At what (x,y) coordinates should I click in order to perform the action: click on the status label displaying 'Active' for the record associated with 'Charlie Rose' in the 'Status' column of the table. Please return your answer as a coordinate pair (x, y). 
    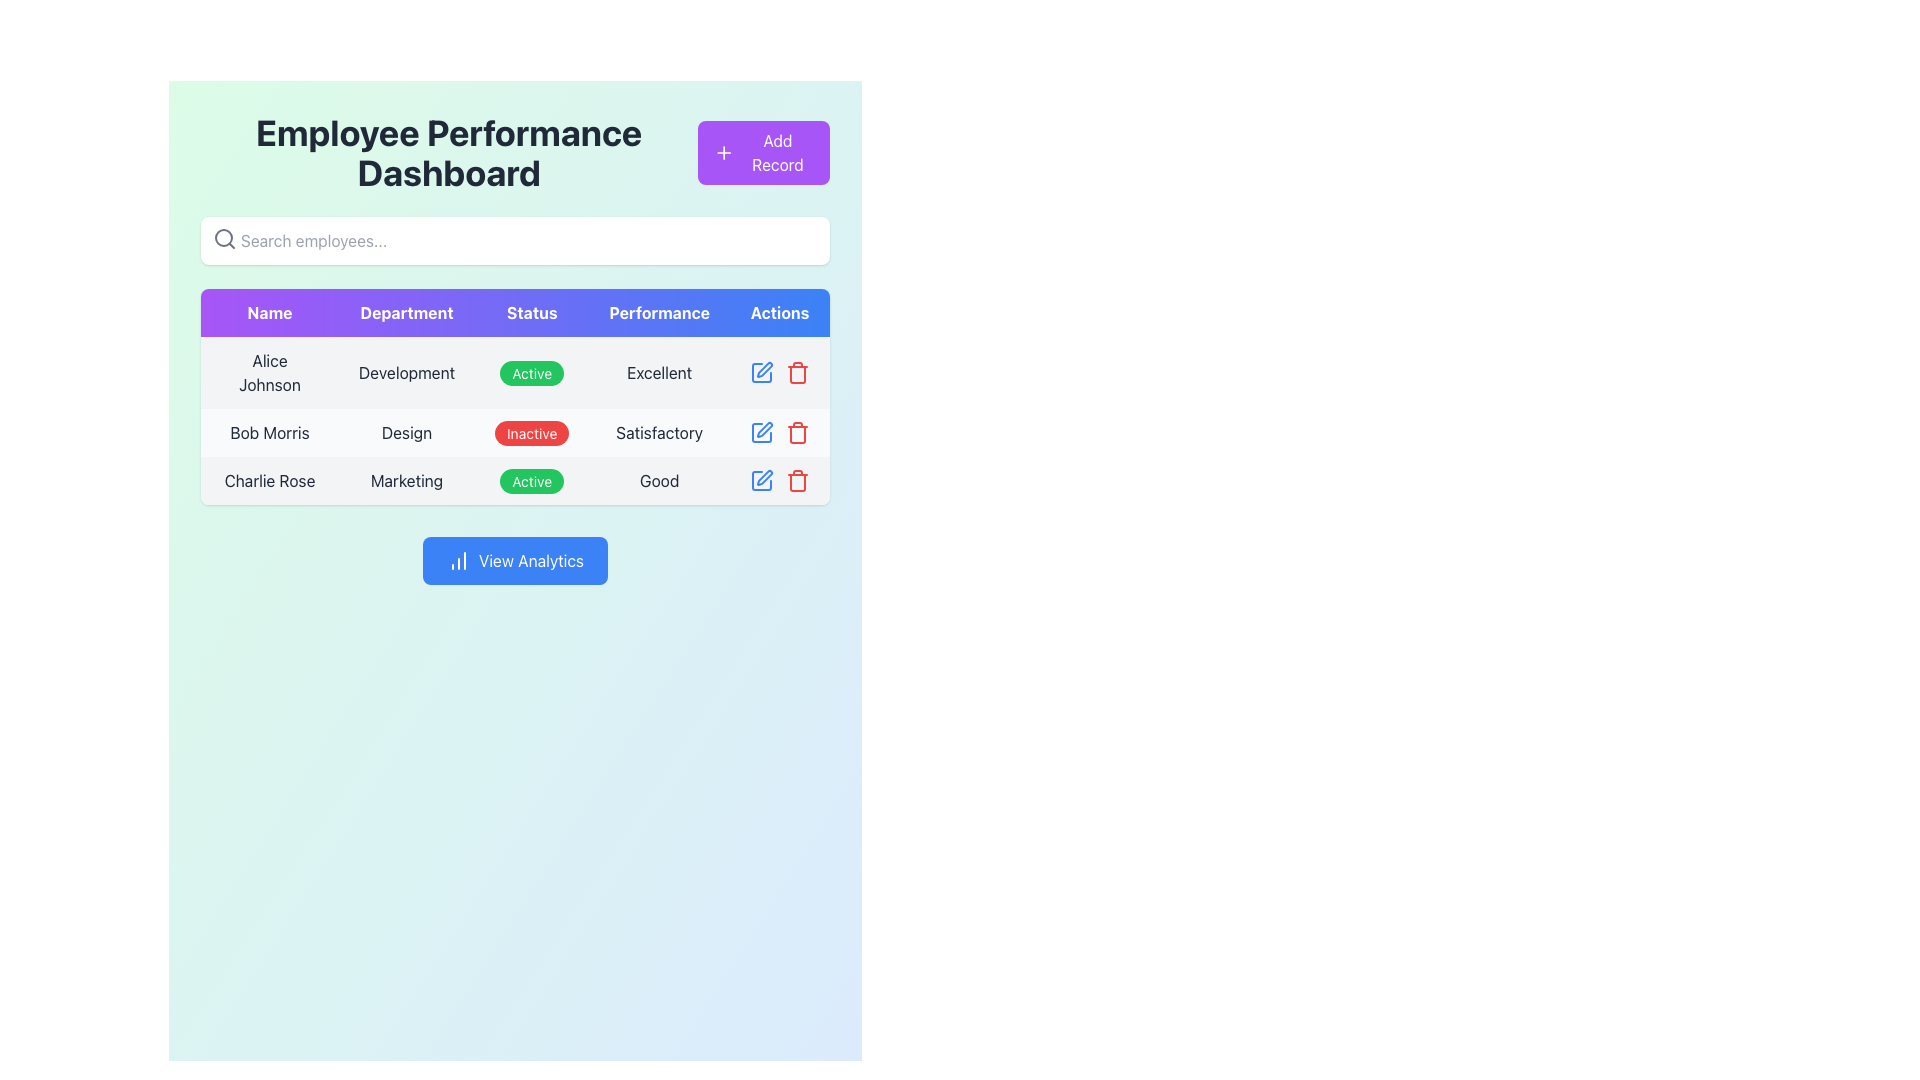
    Looking at the image, I should click on (532, 481).